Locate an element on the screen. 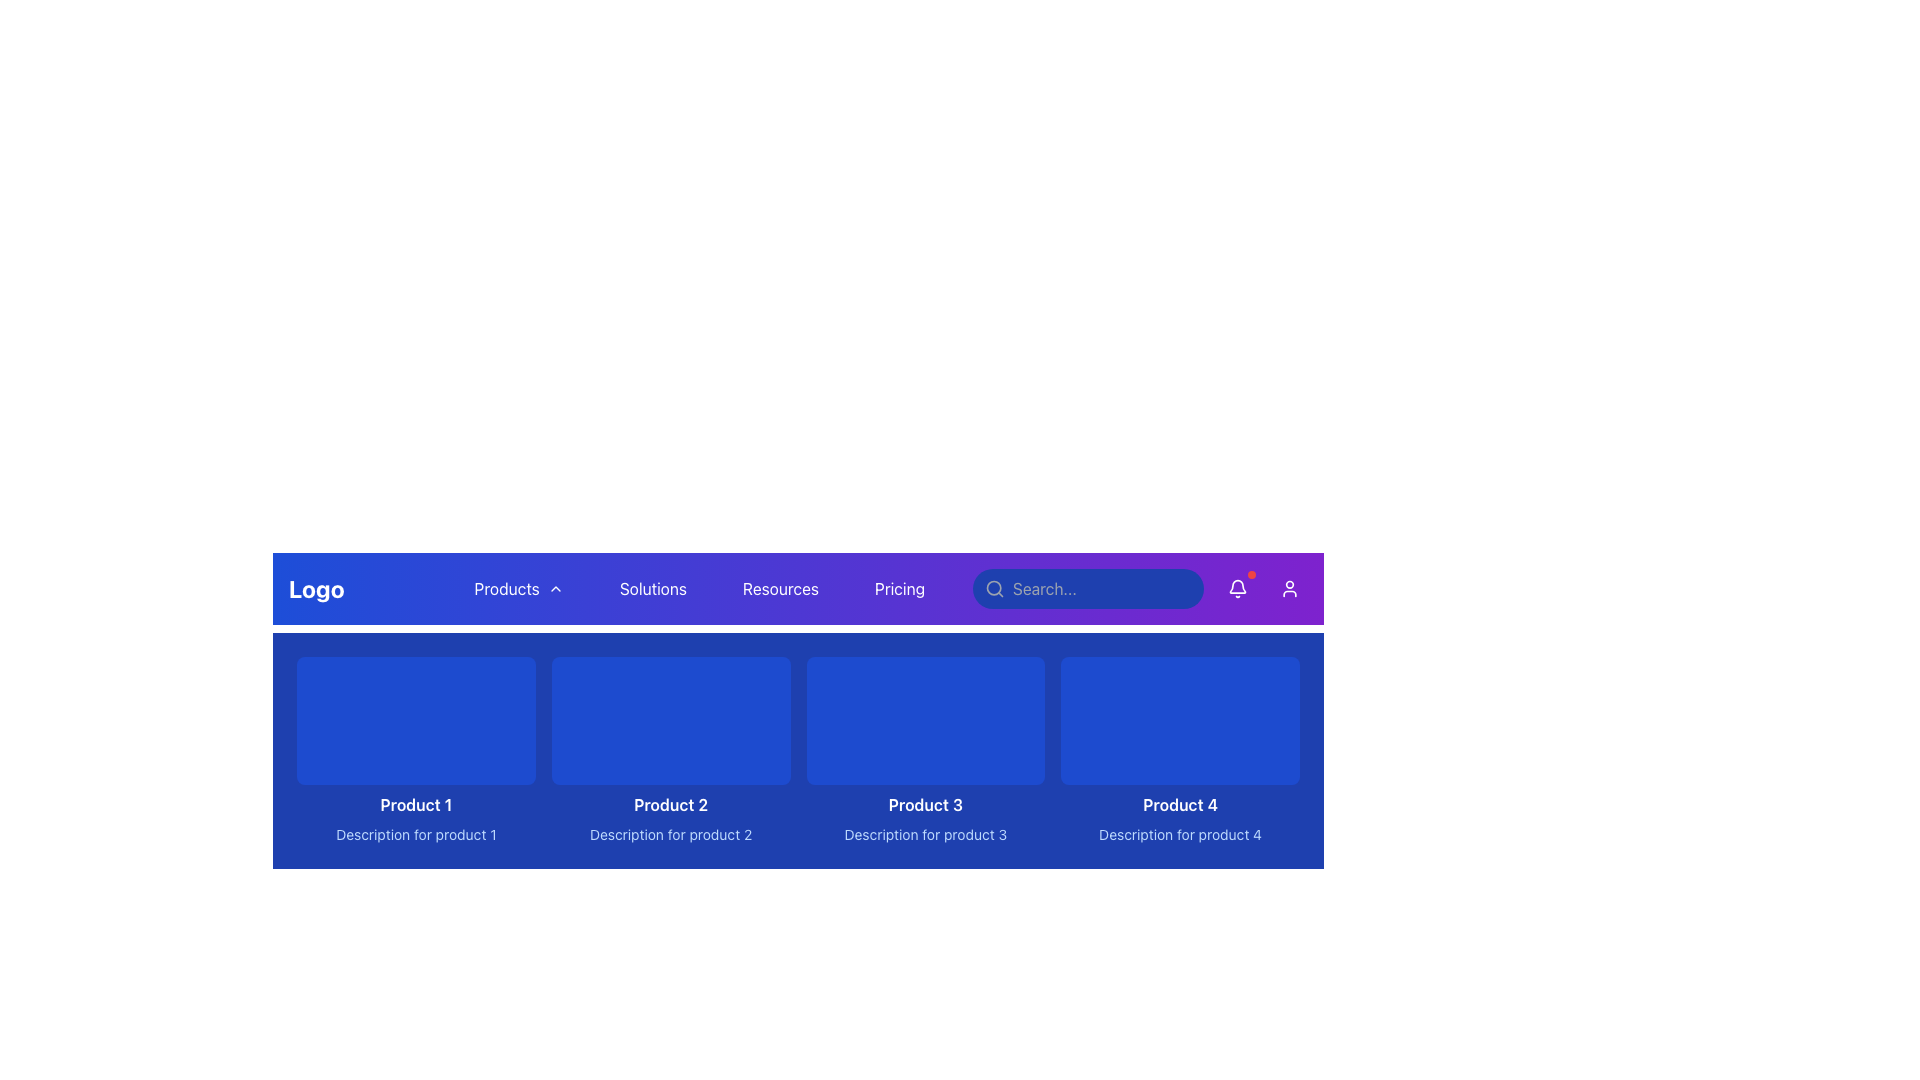 Image resolution: width=1920 pixels, height=1080 pixels. descriptive label for 'Product 1', which is located centrally below the title in the leftmost product card of the grid layout is located at coordinates (415, 834).